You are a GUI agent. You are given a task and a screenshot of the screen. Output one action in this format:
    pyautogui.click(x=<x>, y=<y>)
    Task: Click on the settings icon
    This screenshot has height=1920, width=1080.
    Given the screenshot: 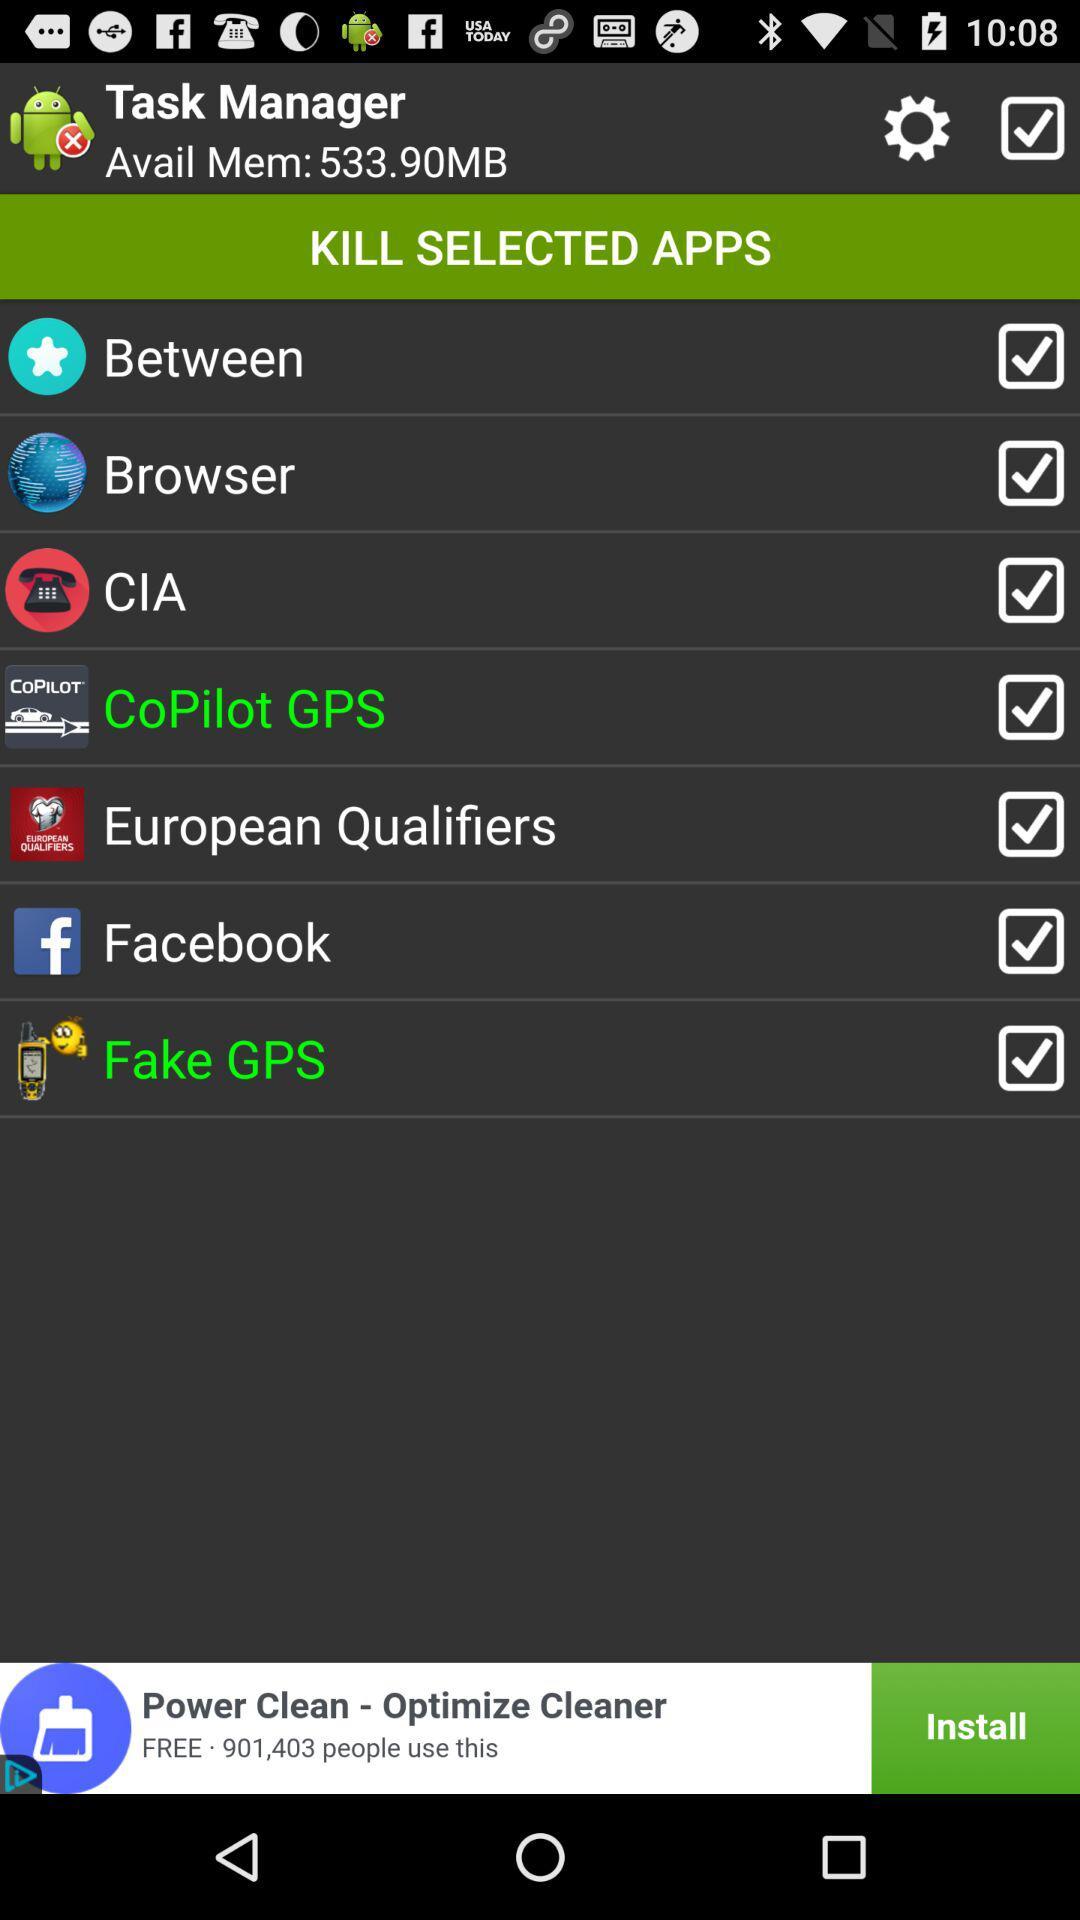 What is the action you would take?
    pyautogui.click(x=922, y=127)
    